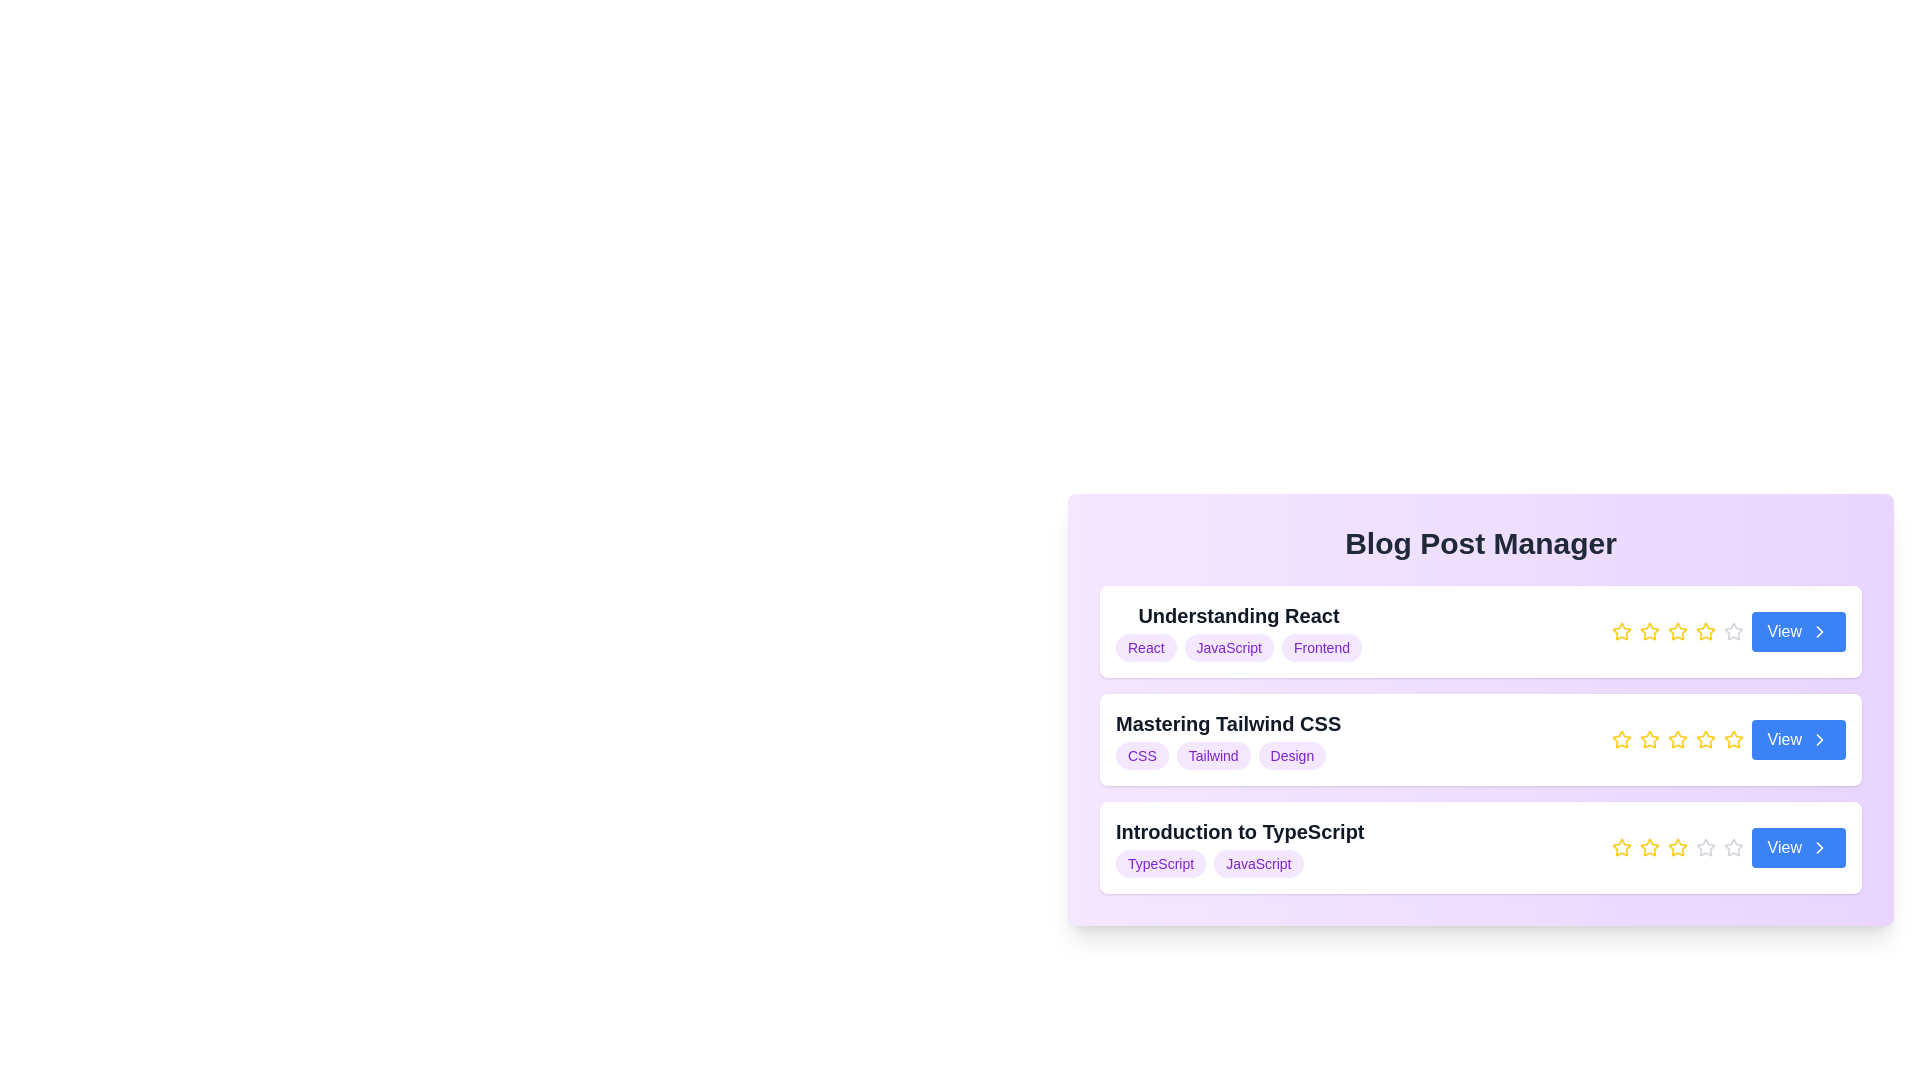  What do you see at coordinates (1649, 847) in the screenshot?
I see `the second star in the rating widget for the 'Introduction to TypeScript' post` at bounding box center [1649, 847].